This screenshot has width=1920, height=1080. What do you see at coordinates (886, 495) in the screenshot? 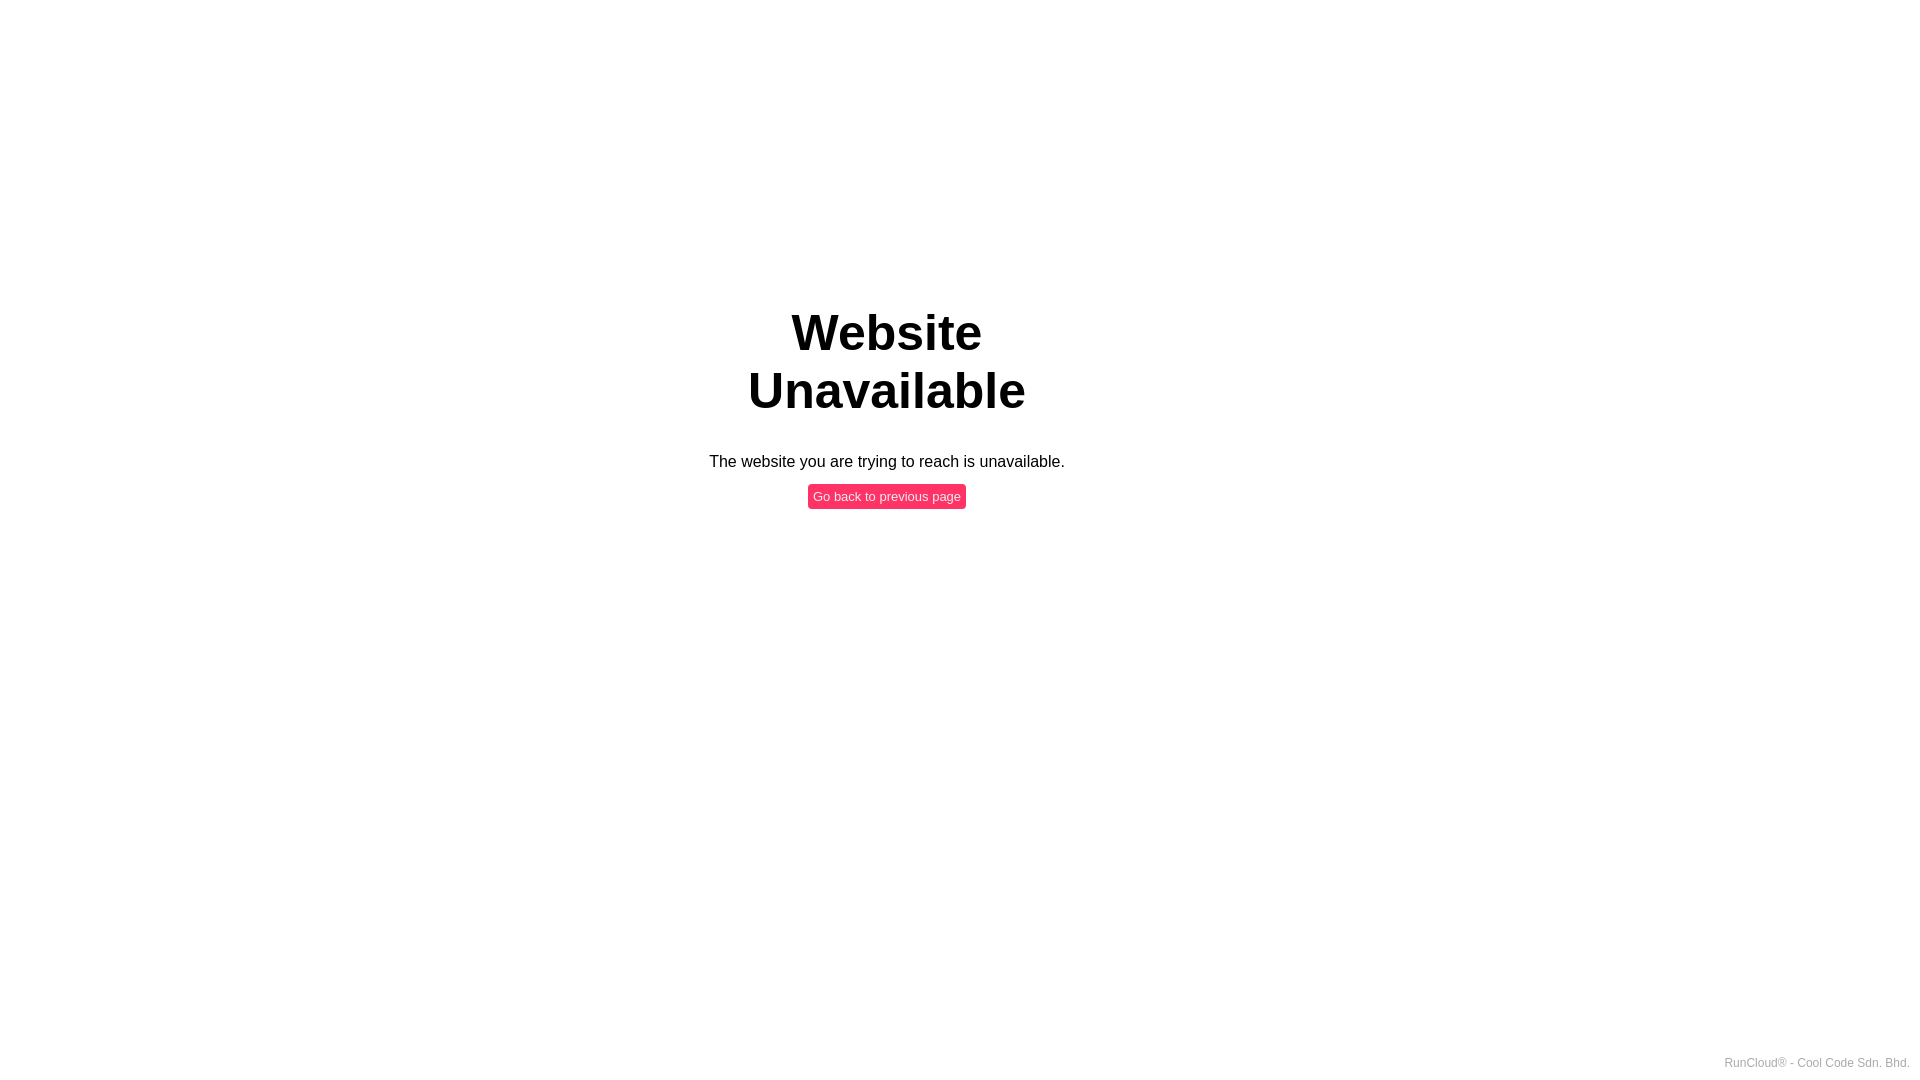
I see `'Go back to previous page'` at bounding box center [886, 495].